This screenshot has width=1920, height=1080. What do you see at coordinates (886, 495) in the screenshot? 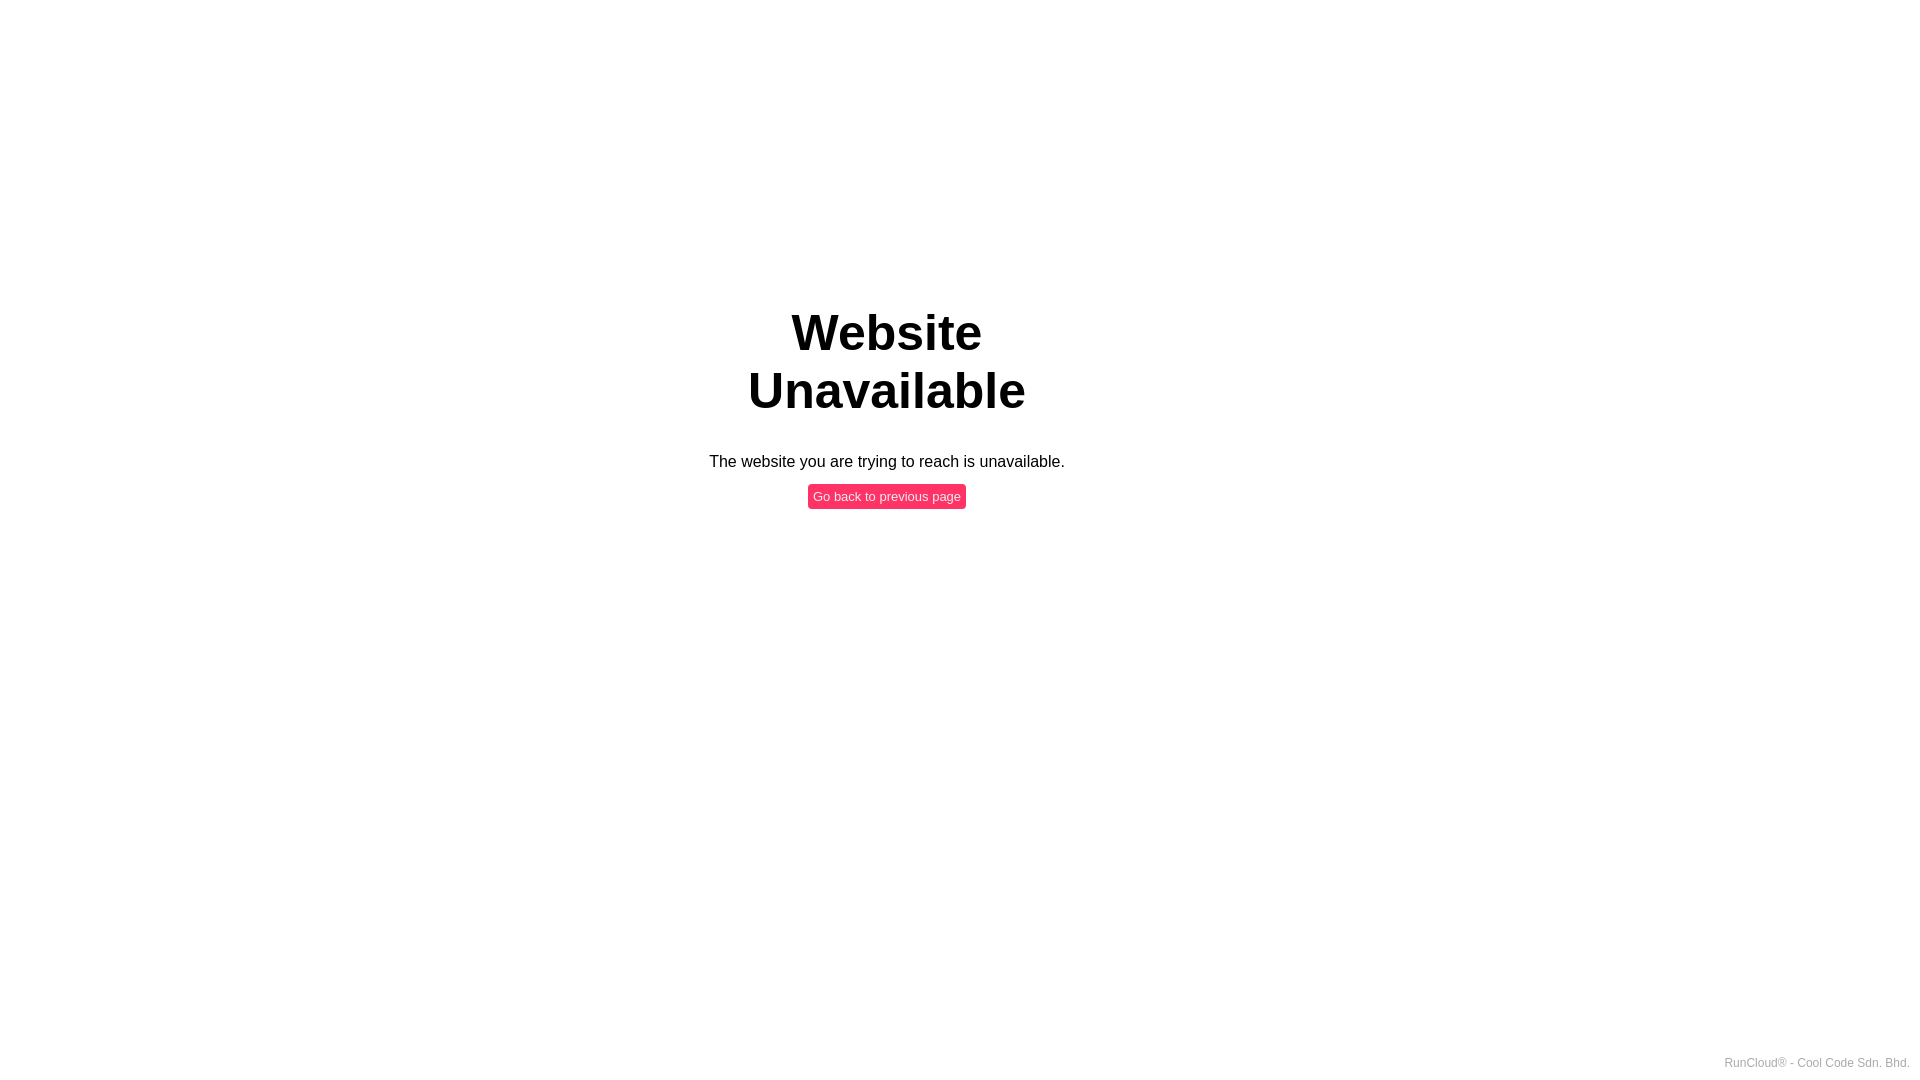
I see `'Go back to previous page'` at bounding box center [886, 495].